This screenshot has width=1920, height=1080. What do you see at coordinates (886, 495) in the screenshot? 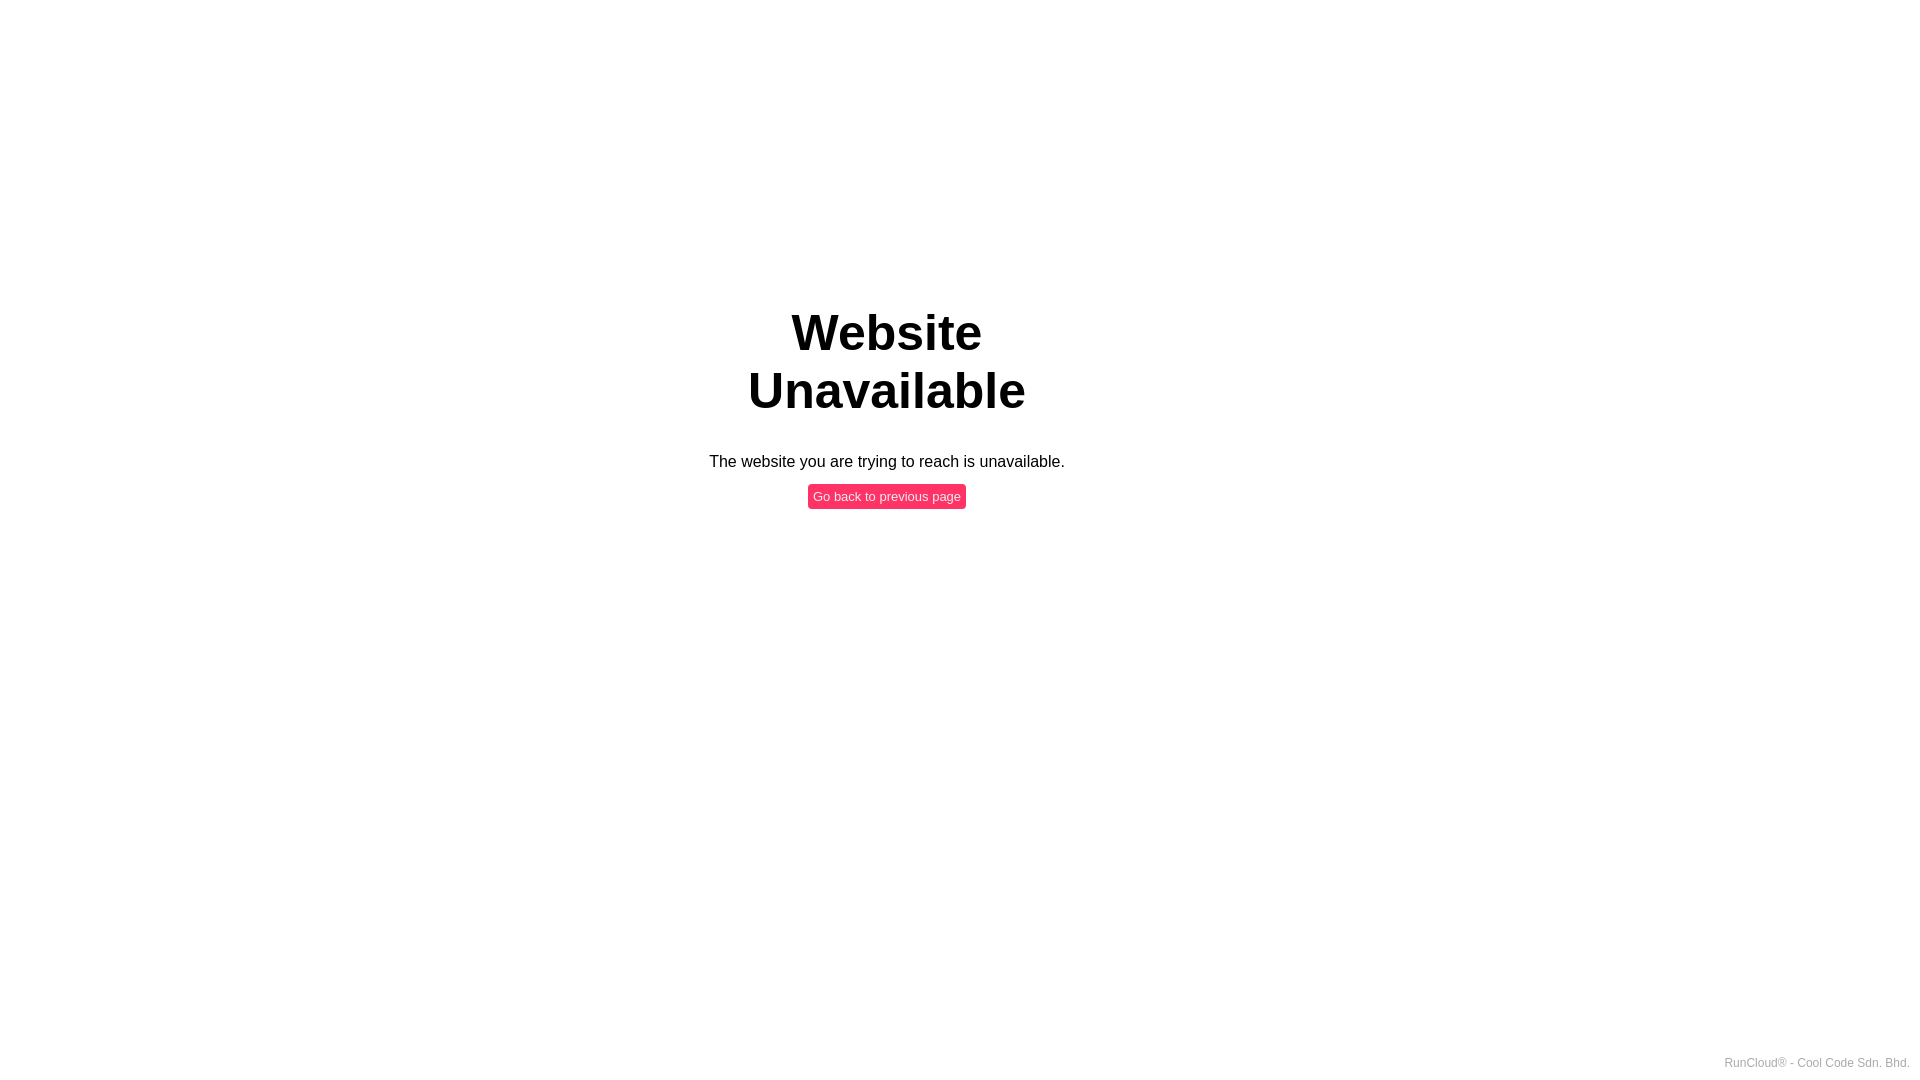
I see `'Go back to previous page'` at bounding box center [886, 495].